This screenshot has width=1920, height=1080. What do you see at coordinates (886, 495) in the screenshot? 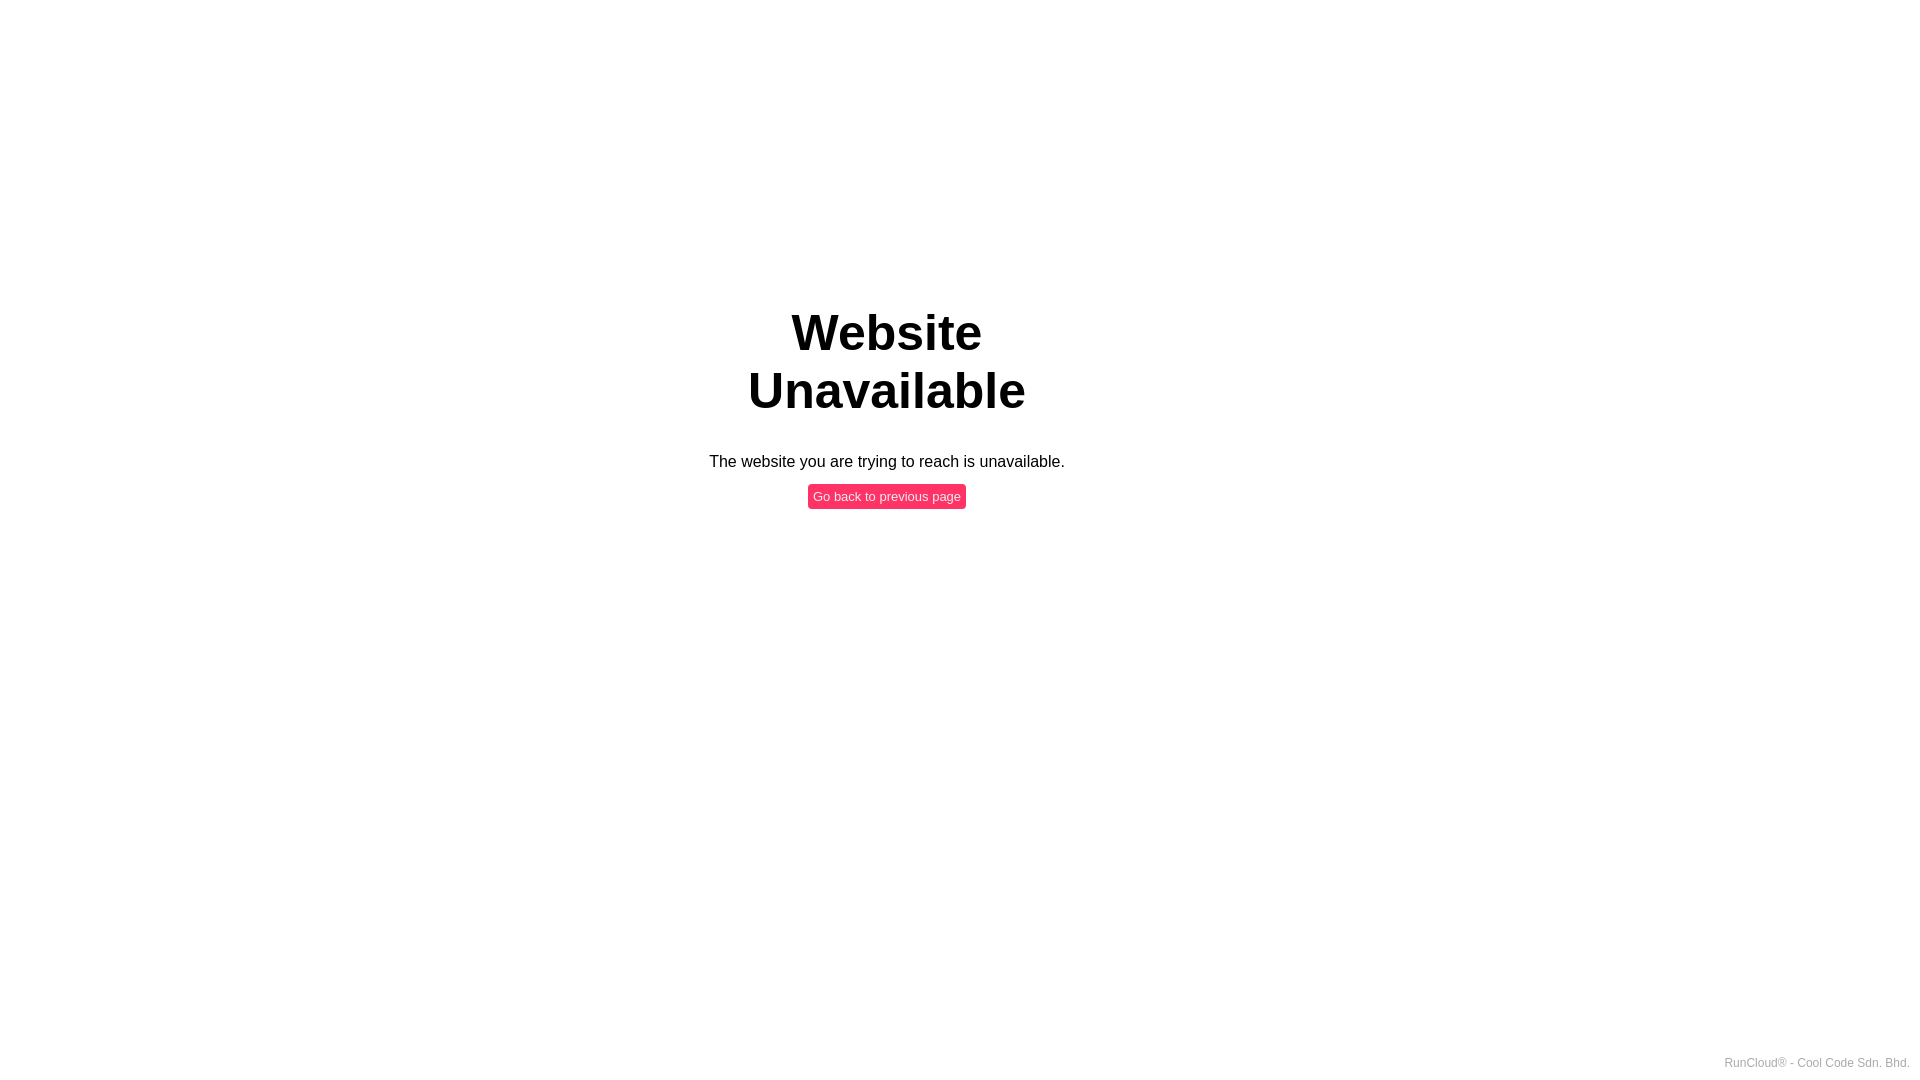
I see `'Go back to previous page'` at bounding box center [886, 495].